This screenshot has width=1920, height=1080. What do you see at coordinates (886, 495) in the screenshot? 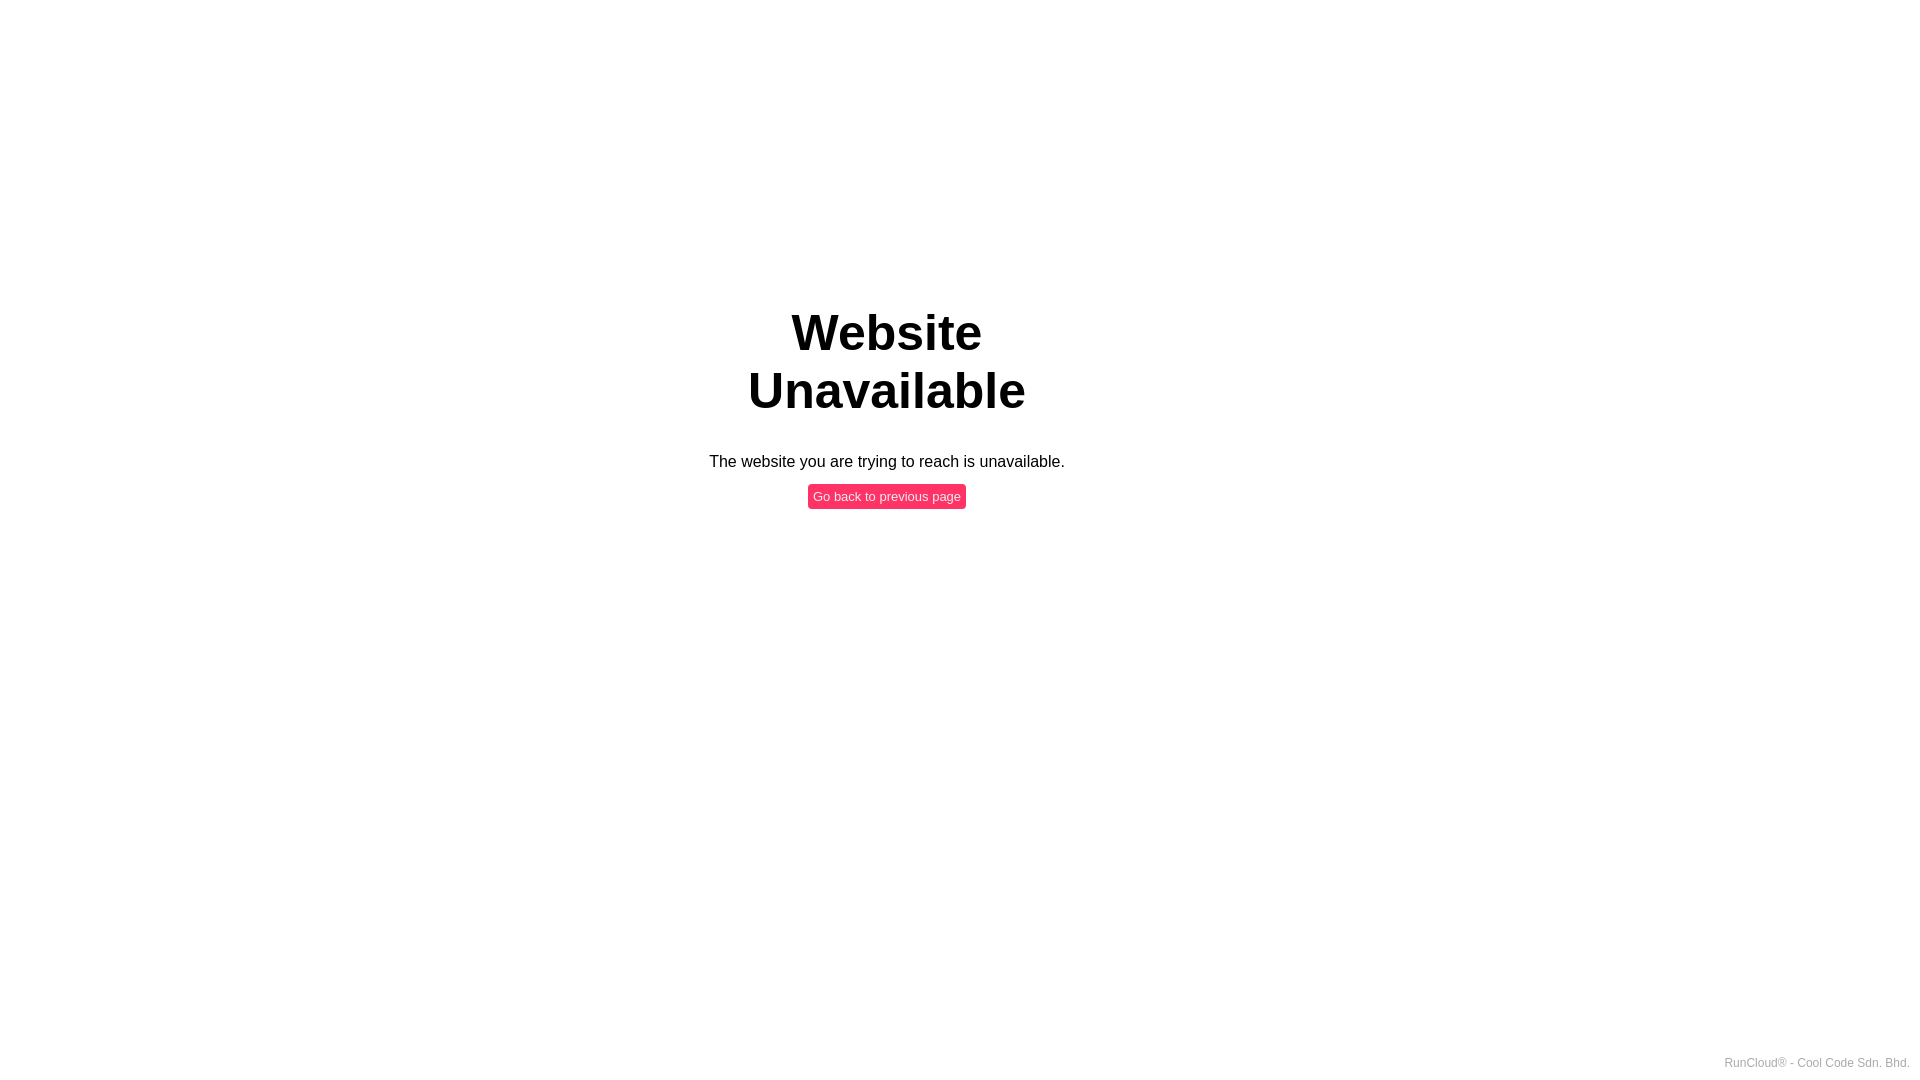
I see `'Go back to previous page'` at bounding box center [886, 495].